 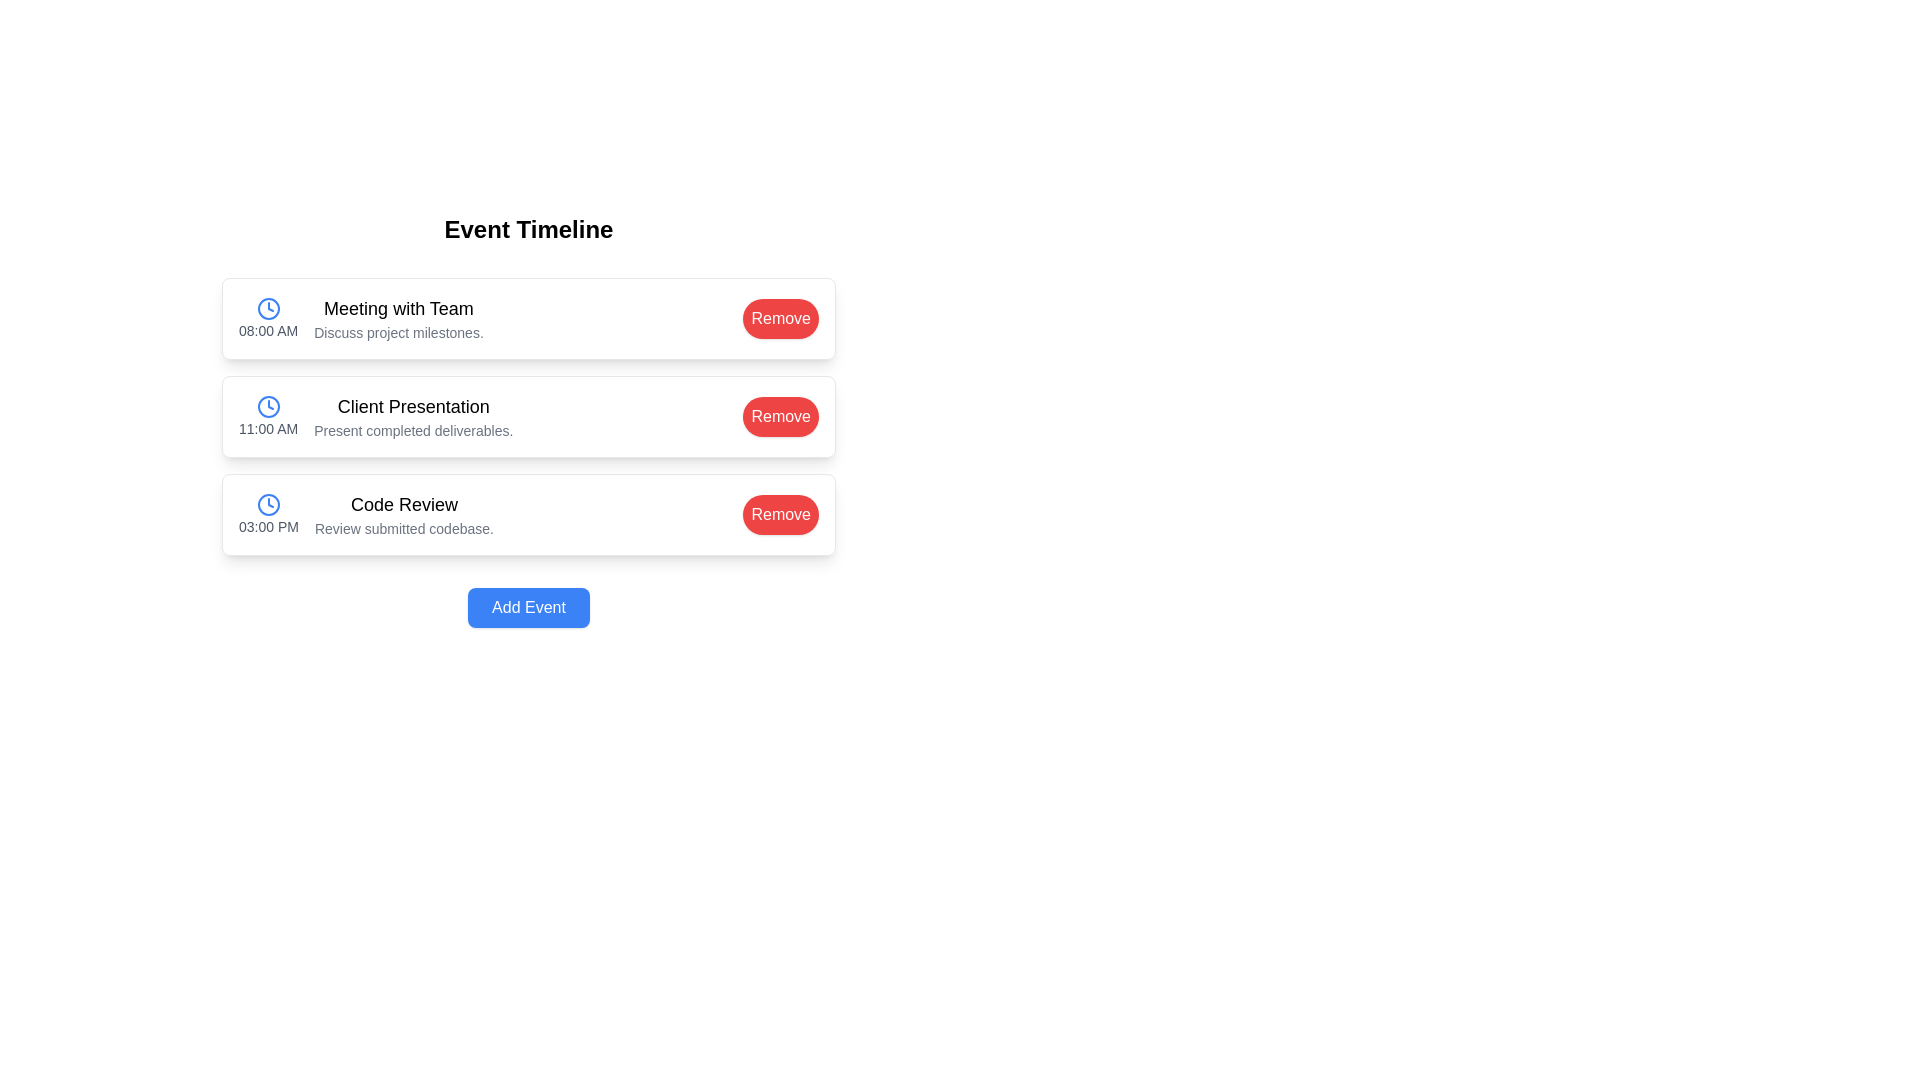 What do you see at coordinates (267, 330) in the screenshot?
I see `the Text label that represents the start time of the event in the timeline, located below the clock icon in the first event entry` at bounding box center [267, 330].